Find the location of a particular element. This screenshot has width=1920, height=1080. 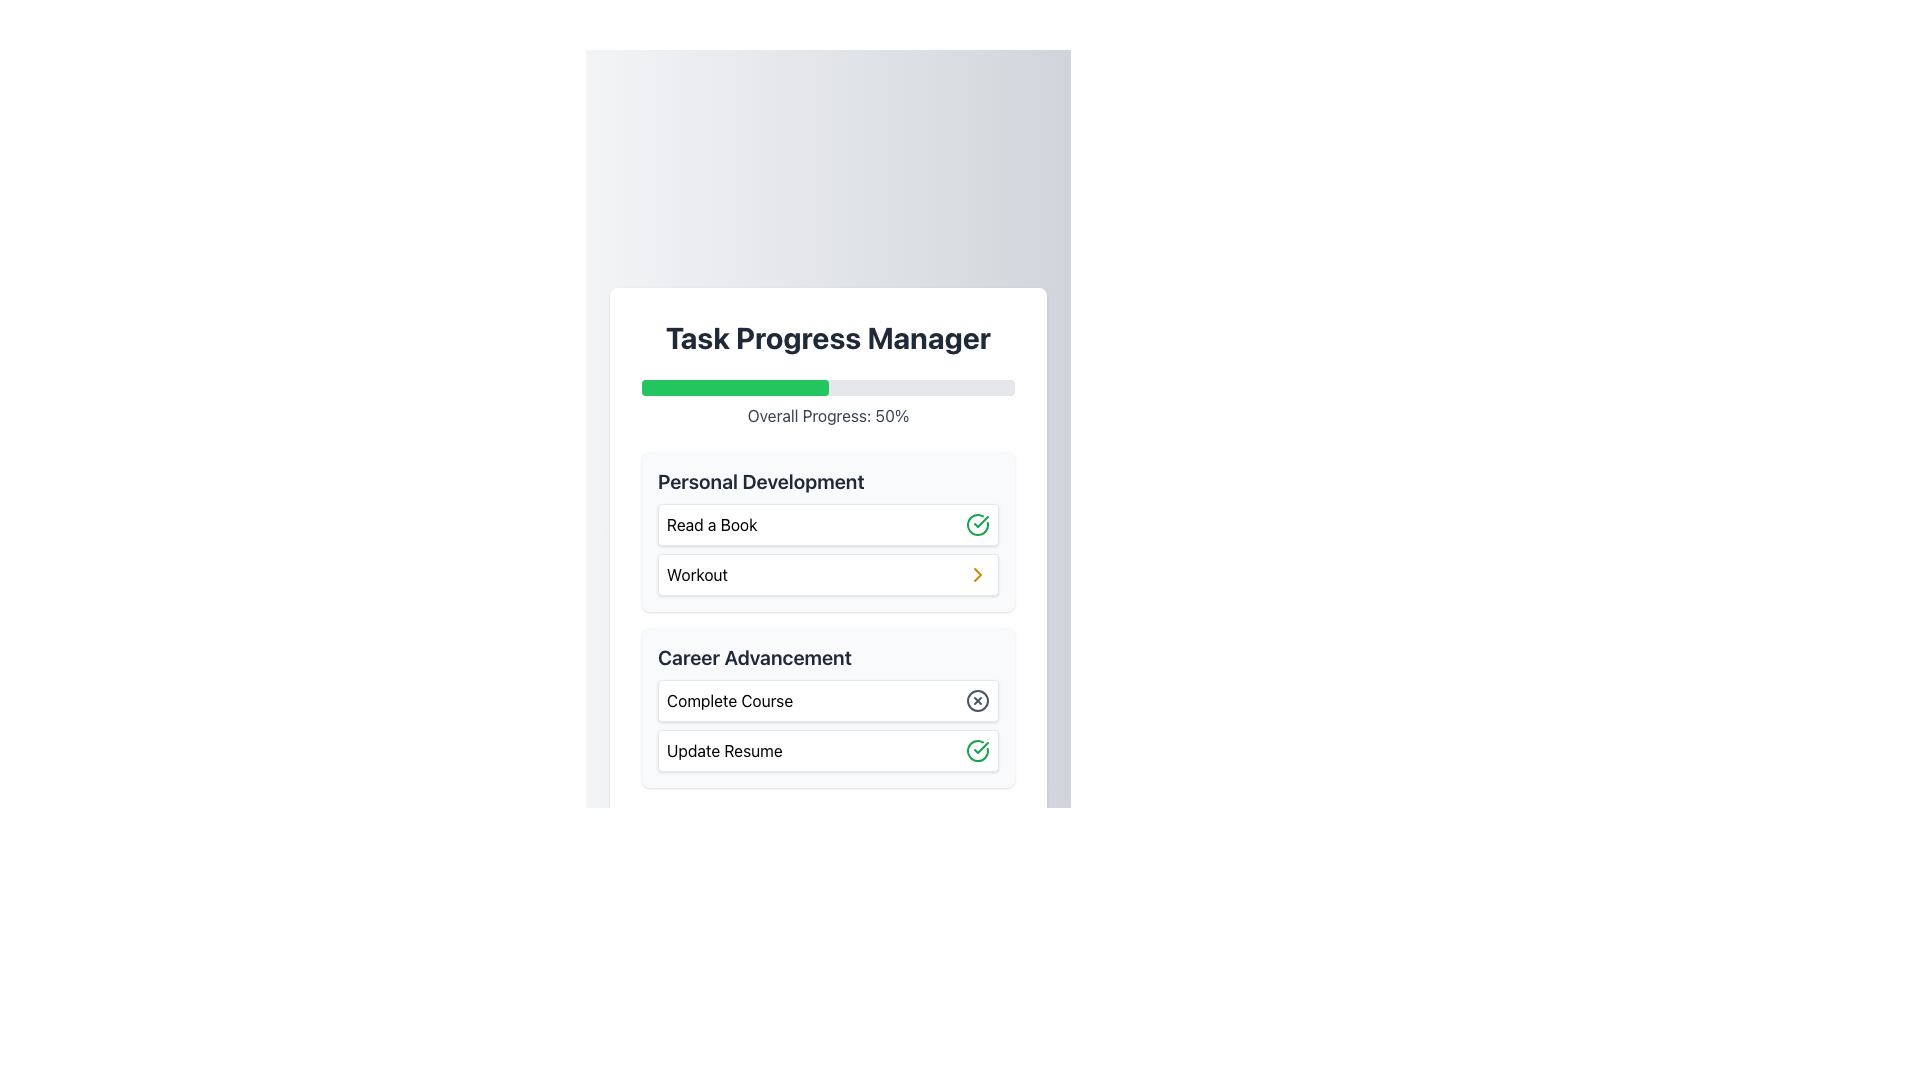

the check mark vector graphic within the 'Update Resume' section of the 'Career Advancement' interface for inspection is located at coordinates (981, 520).